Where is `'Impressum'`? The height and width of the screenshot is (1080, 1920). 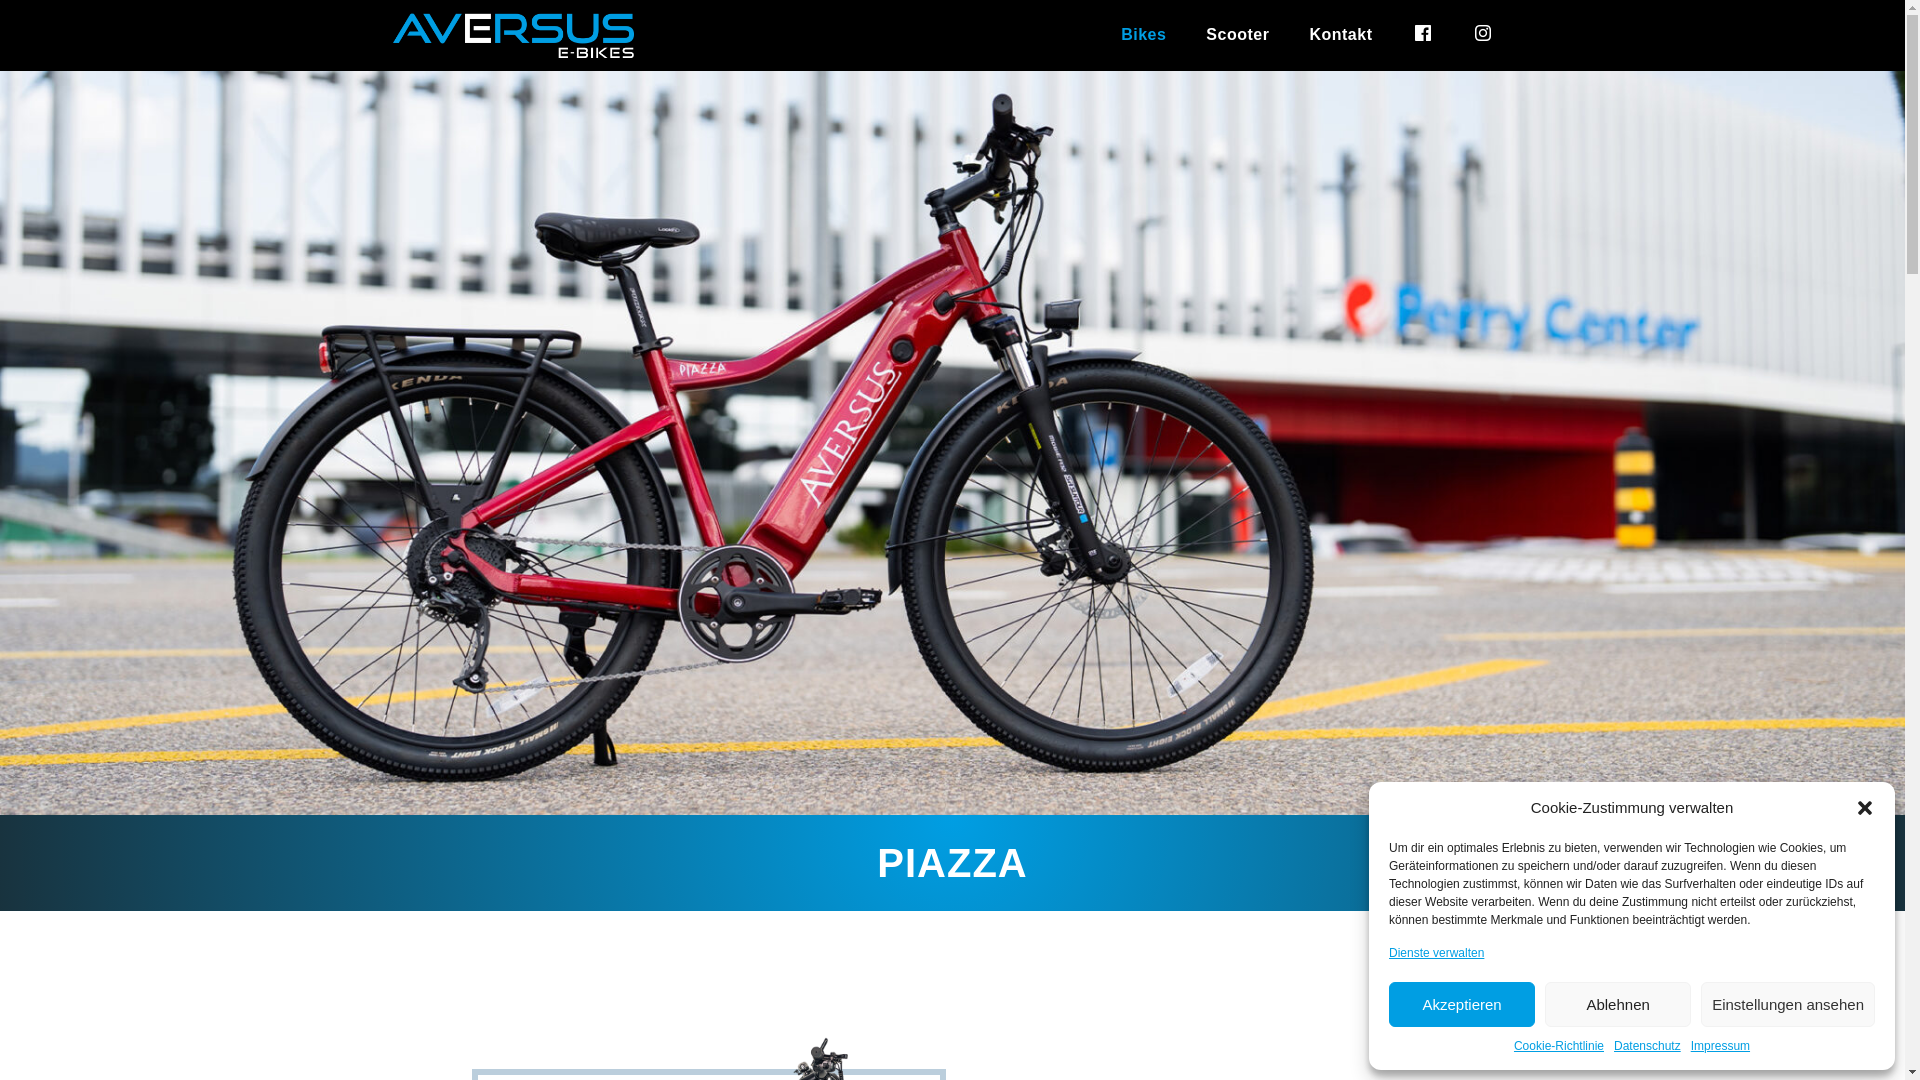
'Impressum' is located at coordinates (1719, 1044).